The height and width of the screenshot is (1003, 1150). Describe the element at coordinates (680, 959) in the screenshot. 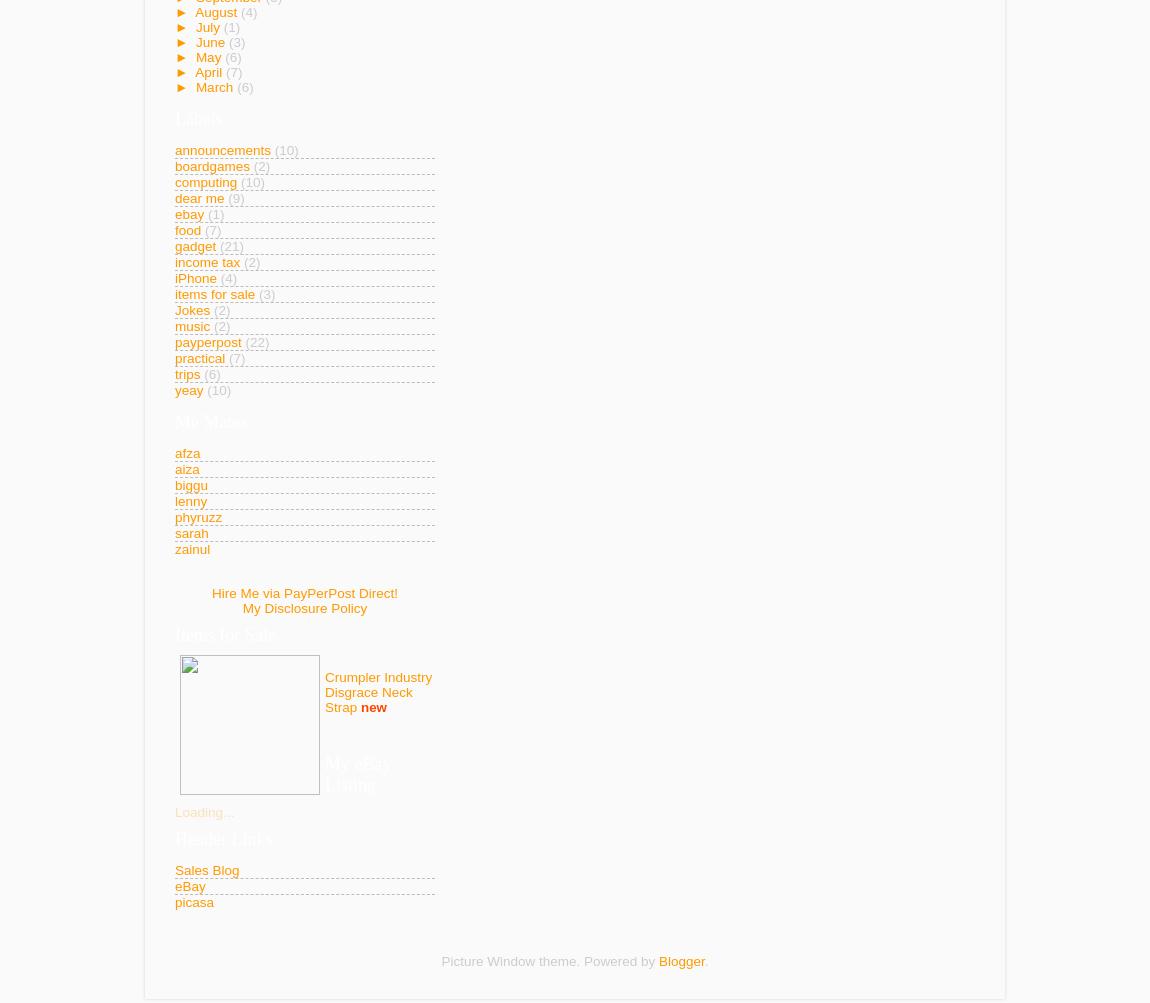

I see `'Blogger'` at that location.